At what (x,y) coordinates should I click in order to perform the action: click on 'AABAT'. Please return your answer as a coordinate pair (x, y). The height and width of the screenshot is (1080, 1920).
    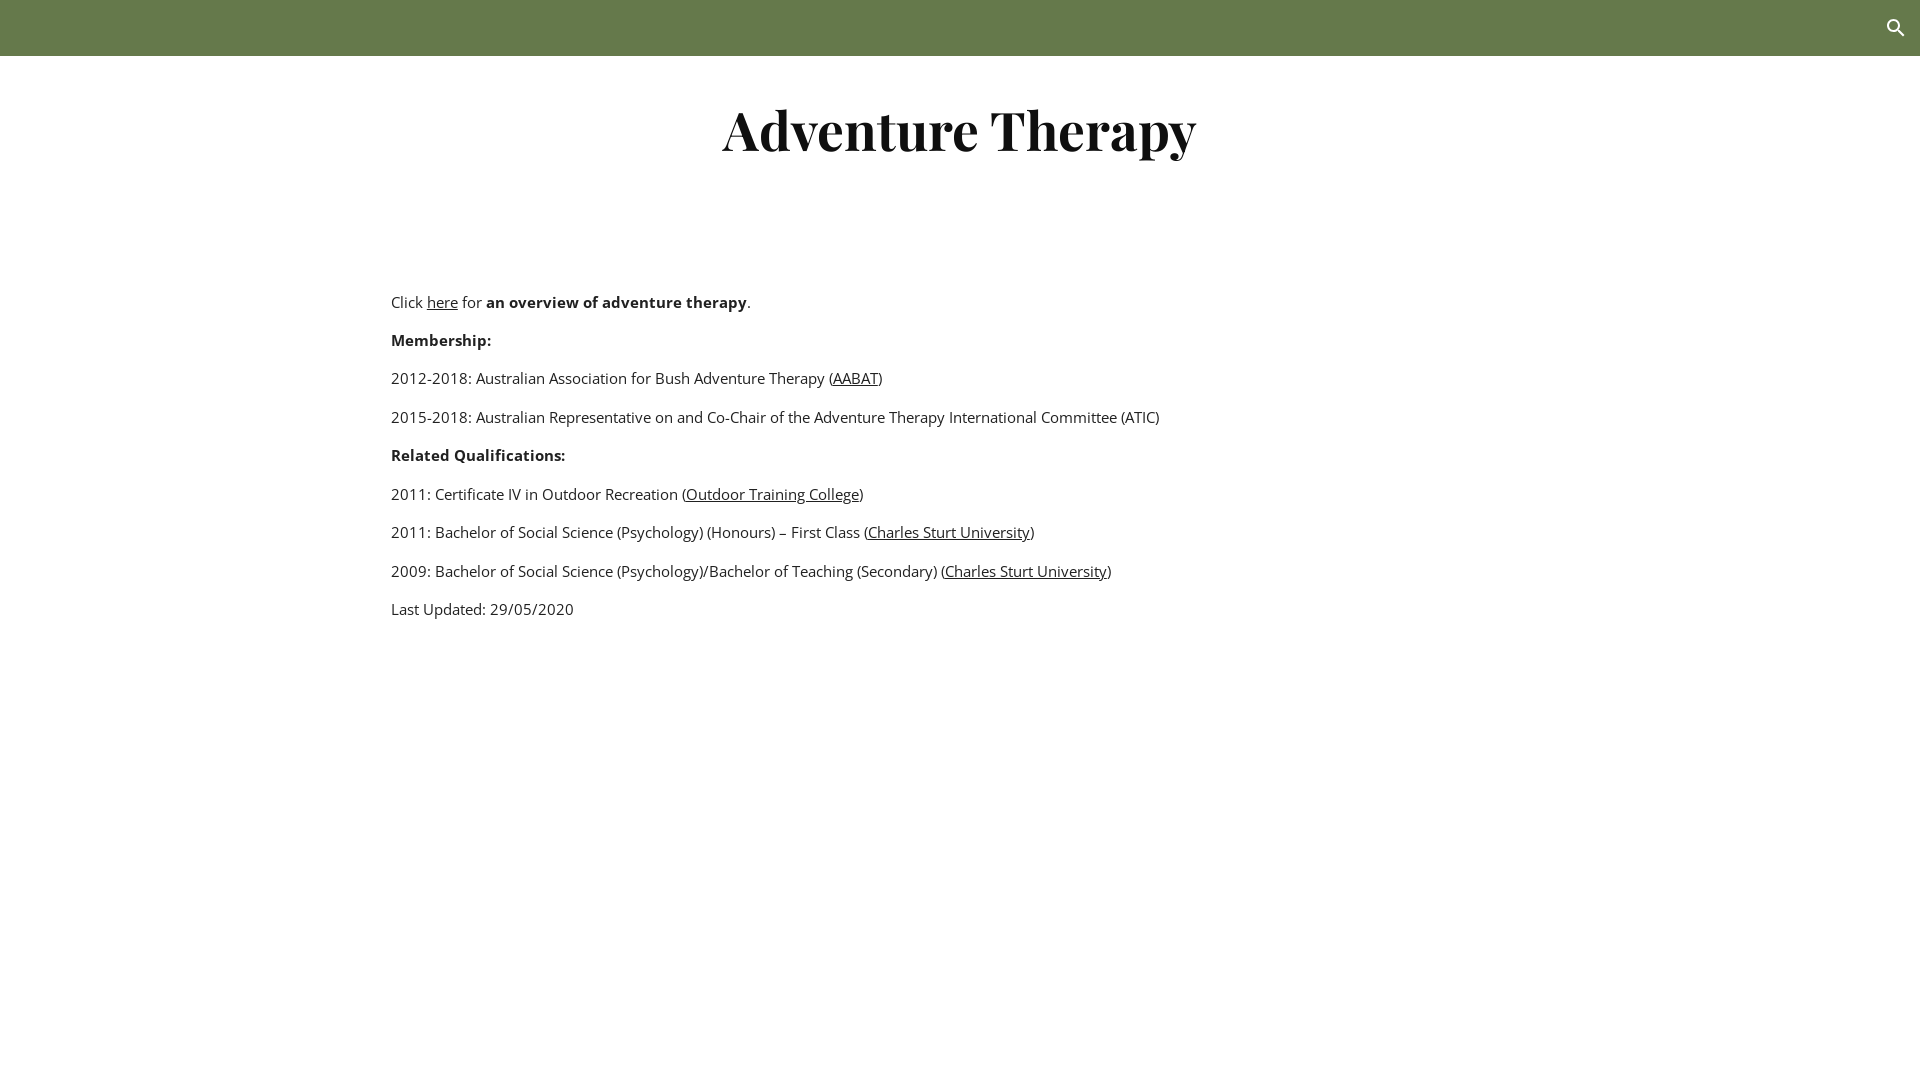
    Looking at the image, I should click on (855, 378).